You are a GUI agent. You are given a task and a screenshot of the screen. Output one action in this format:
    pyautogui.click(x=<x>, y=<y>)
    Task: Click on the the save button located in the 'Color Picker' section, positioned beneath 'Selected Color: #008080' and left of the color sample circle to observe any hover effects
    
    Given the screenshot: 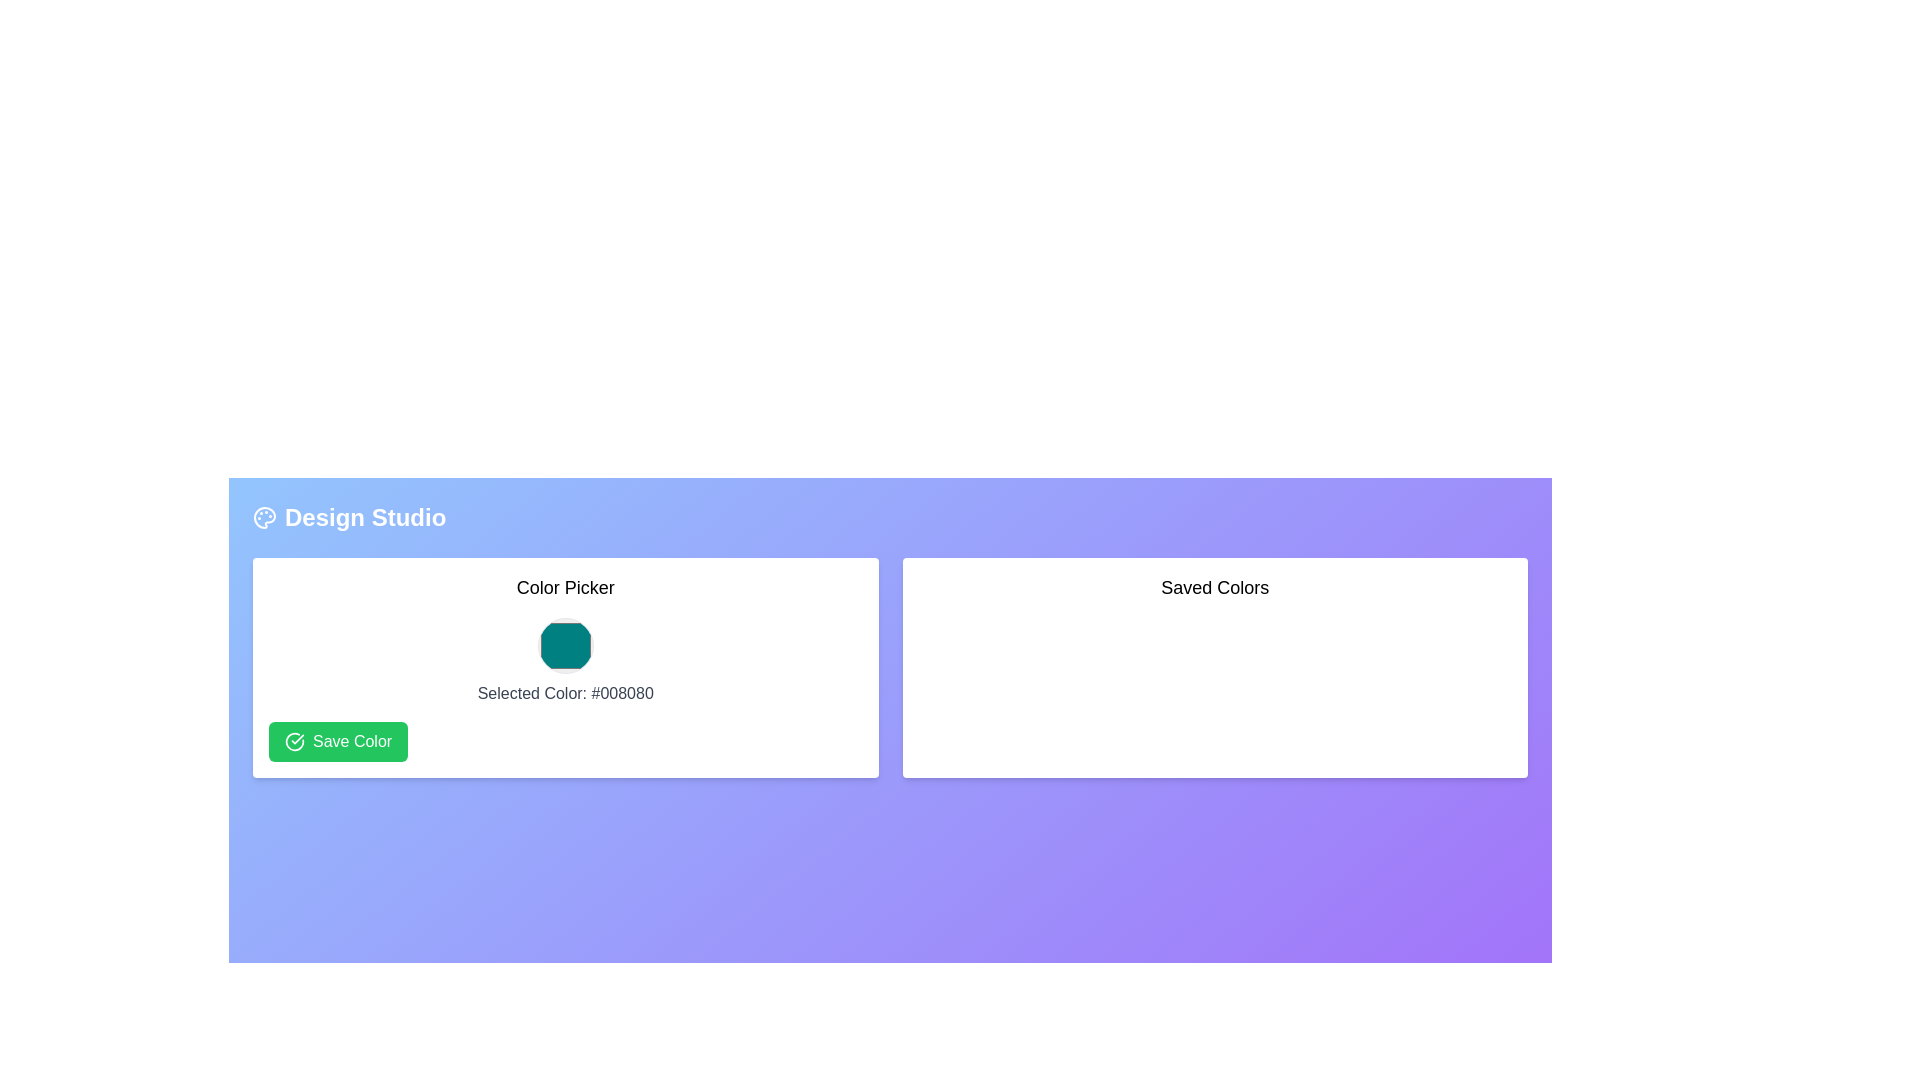 What is the action you would take?
    pyautogui.click(x=338, y=741)
    